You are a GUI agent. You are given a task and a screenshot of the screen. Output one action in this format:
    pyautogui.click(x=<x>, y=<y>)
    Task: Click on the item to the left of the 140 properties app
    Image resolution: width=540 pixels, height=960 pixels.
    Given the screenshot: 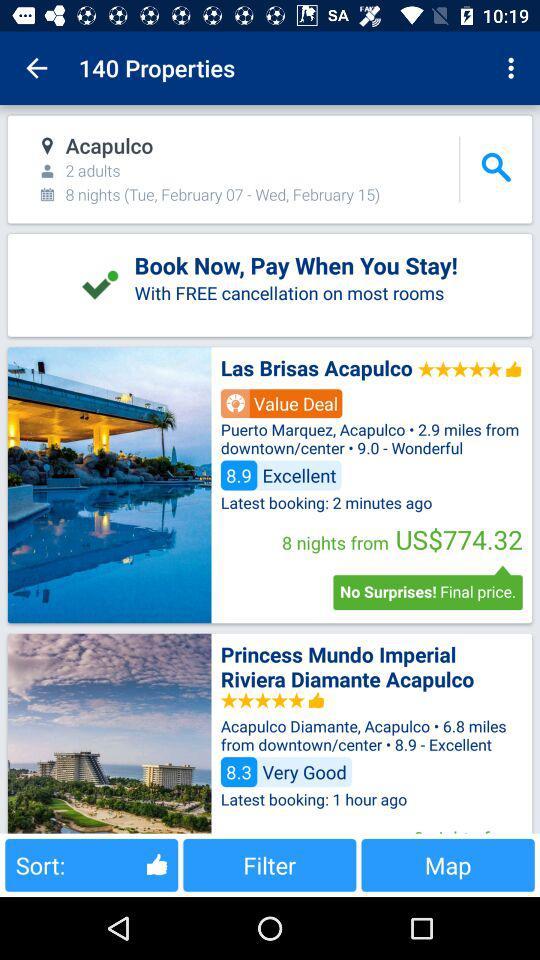 What is the action you would take?
    pyautogui.click(x=36, y=68)
    